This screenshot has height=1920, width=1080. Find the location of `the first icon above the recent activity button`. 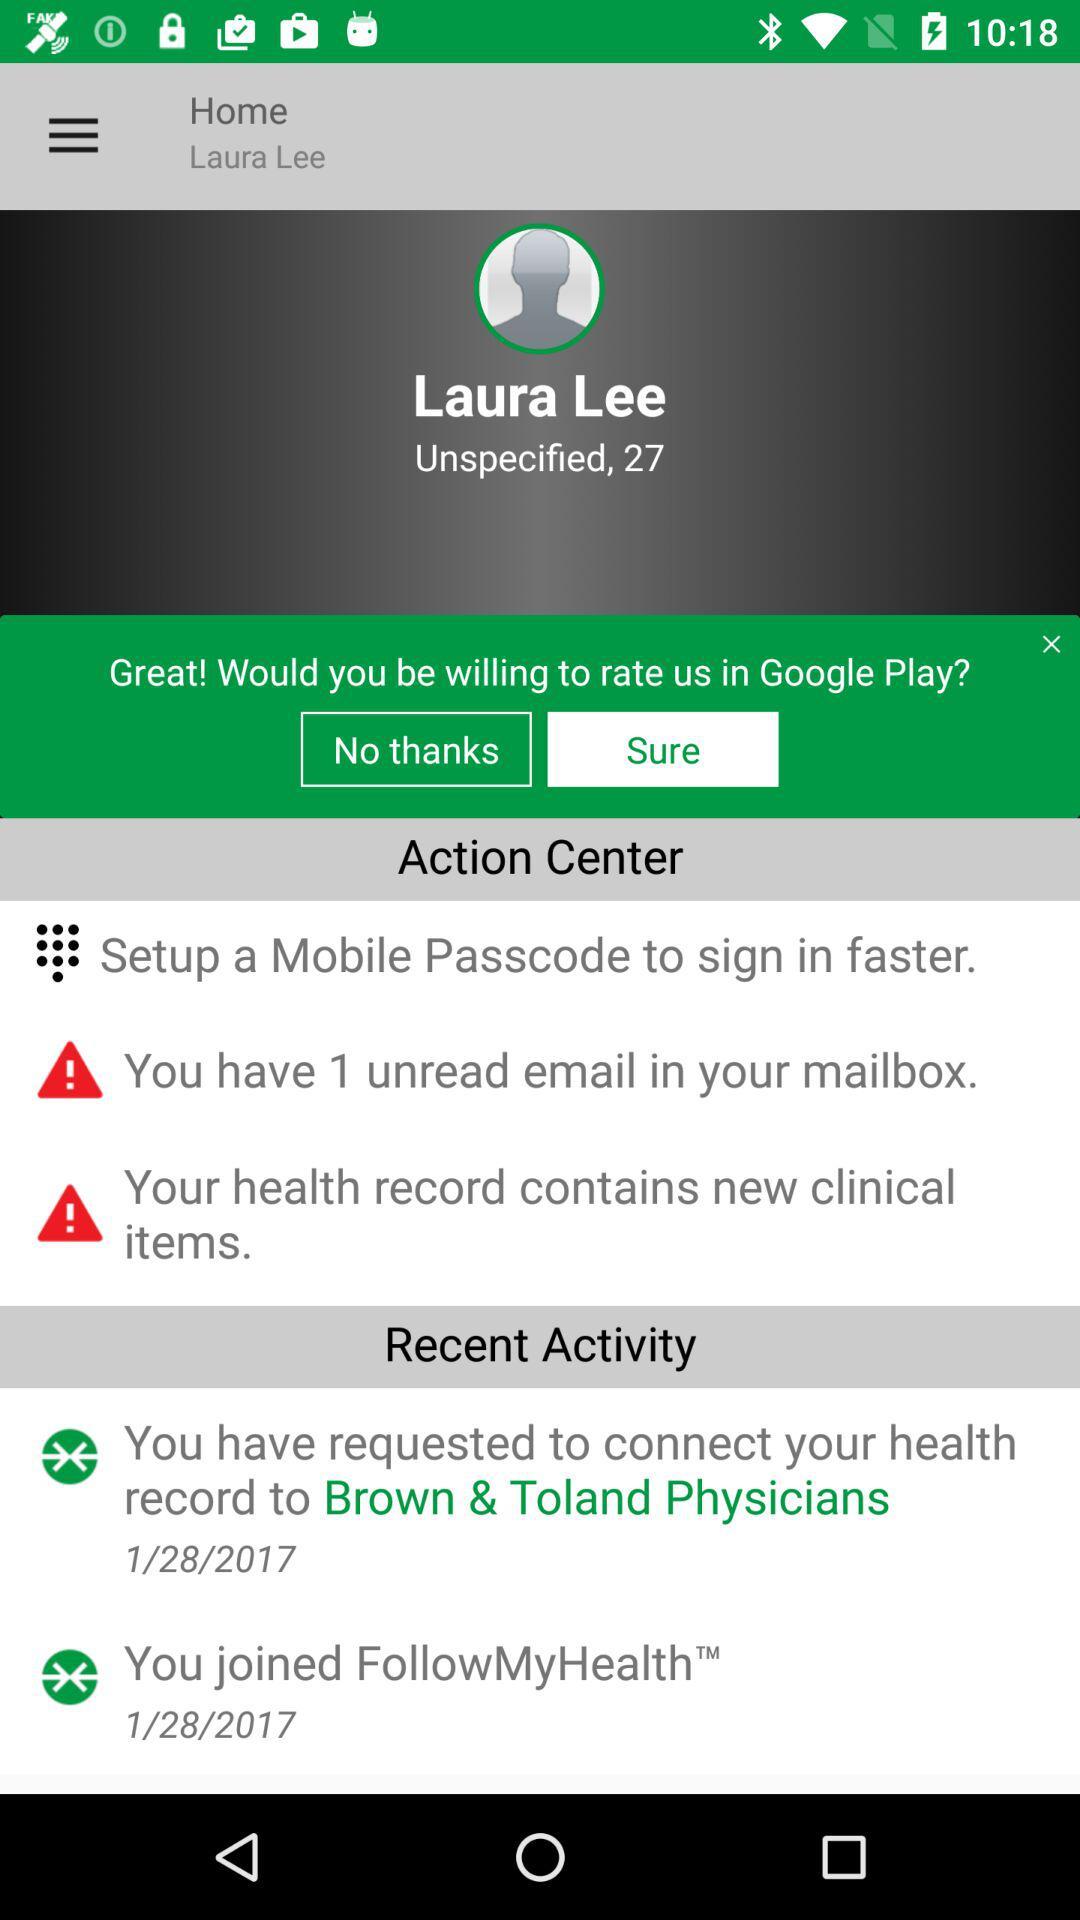

the first icon above the recent activity button is located at coordinates (71, 1212).